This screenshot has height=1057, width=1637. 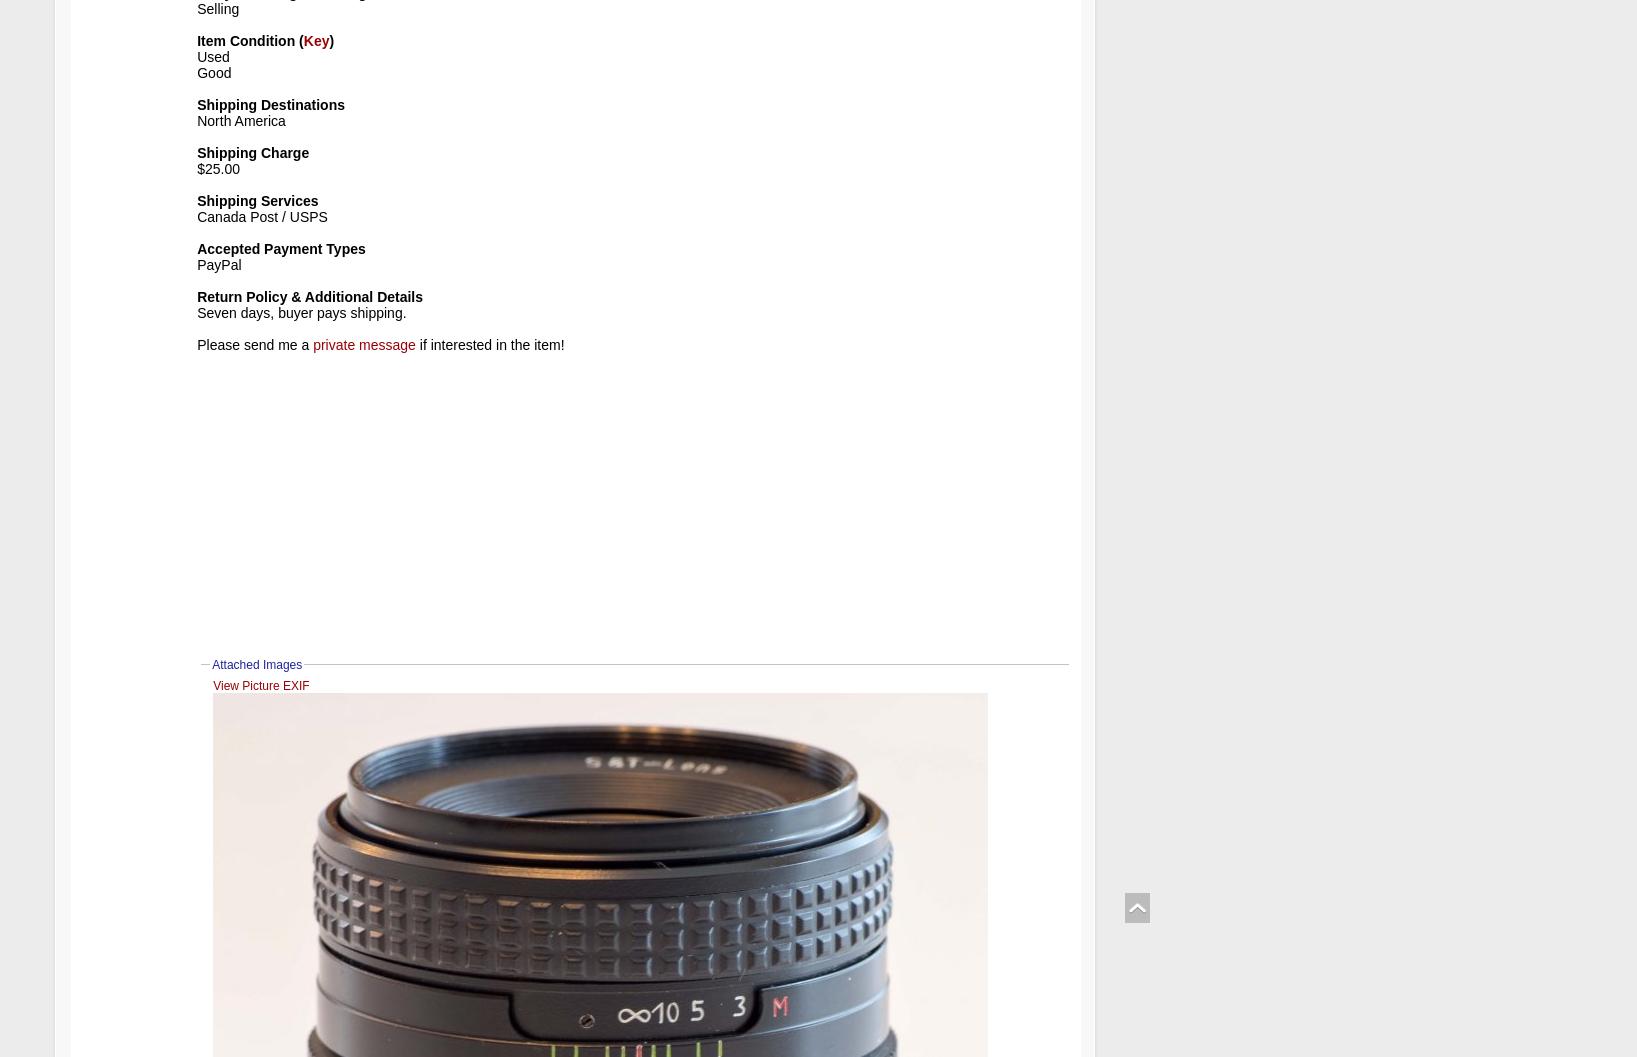 What do you see at coordinates (300, 312) in the screenshot?
I see `'Seven days, buyer pays shipping.'` at bounding box center [300, 312].